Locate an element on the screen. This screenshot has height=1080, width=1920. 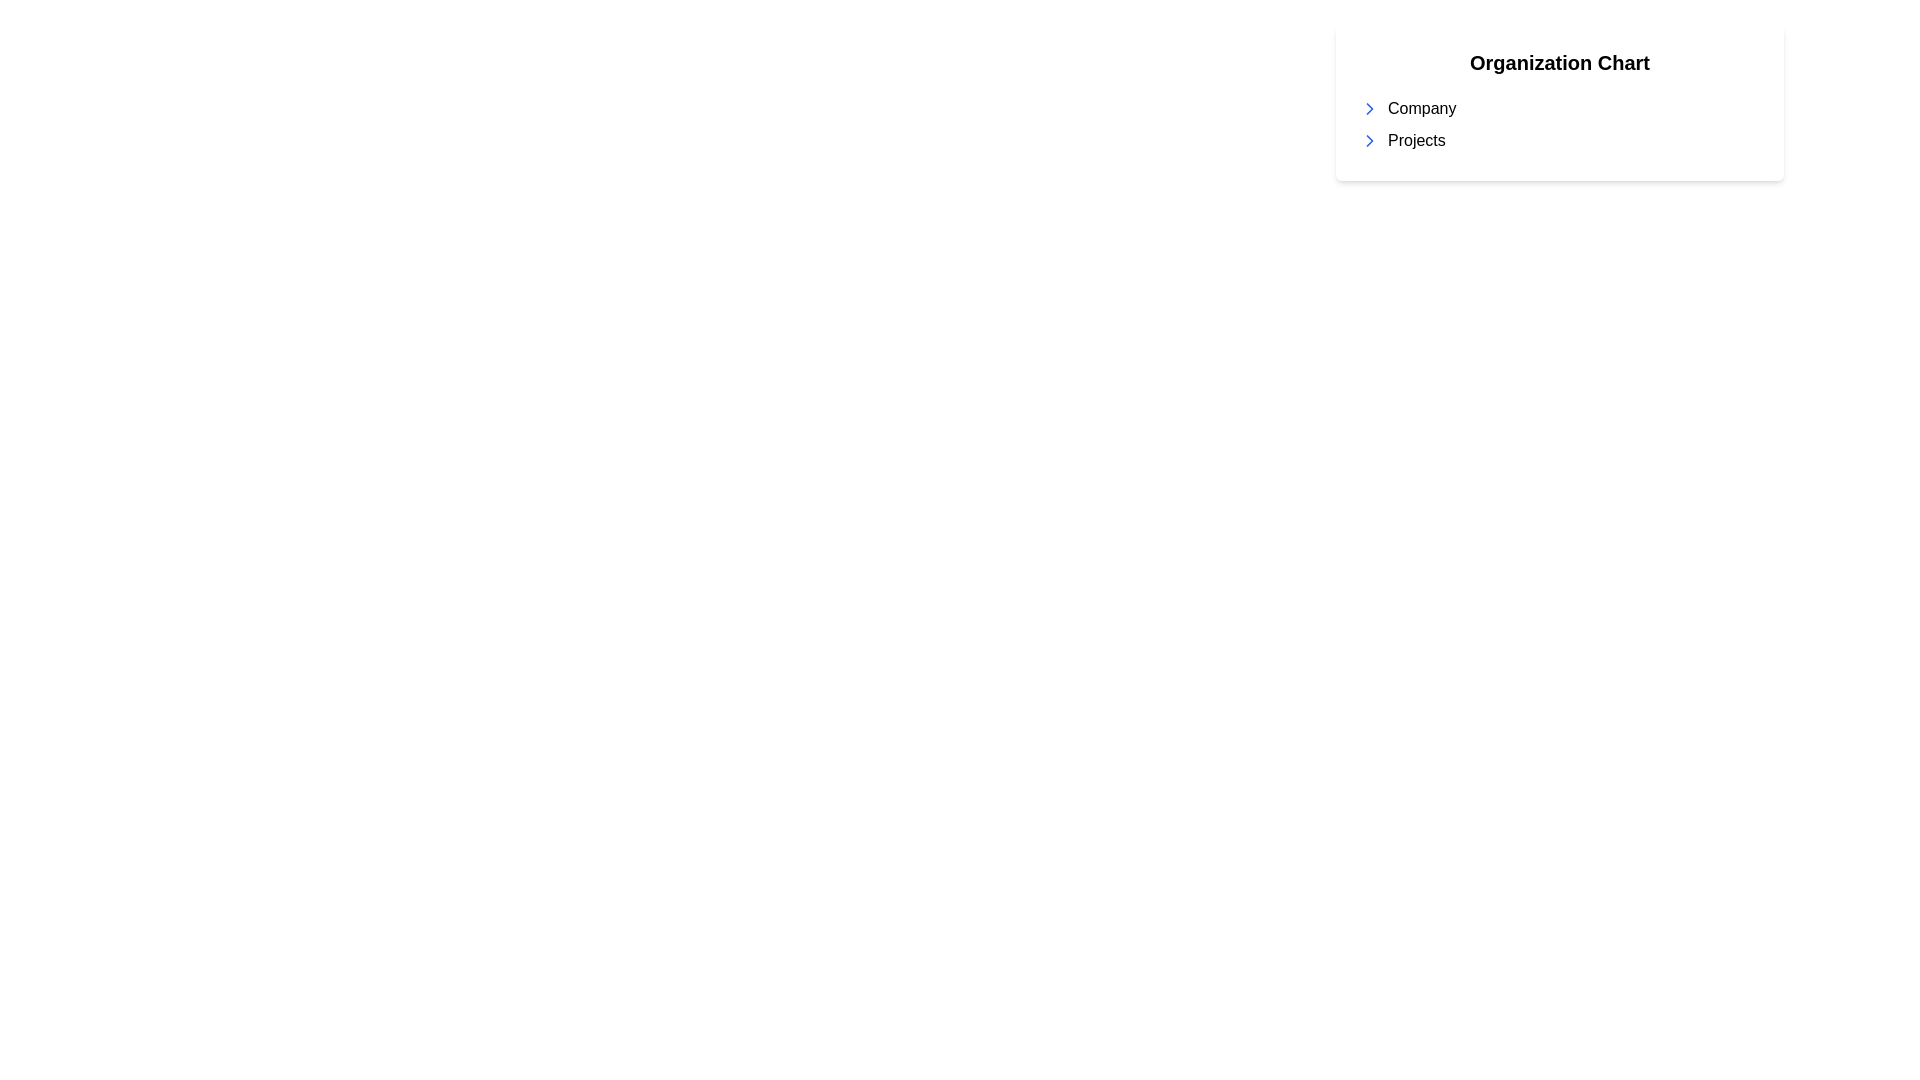
the leftmost Chevron Right icon is located at coordinates (1368, 108).